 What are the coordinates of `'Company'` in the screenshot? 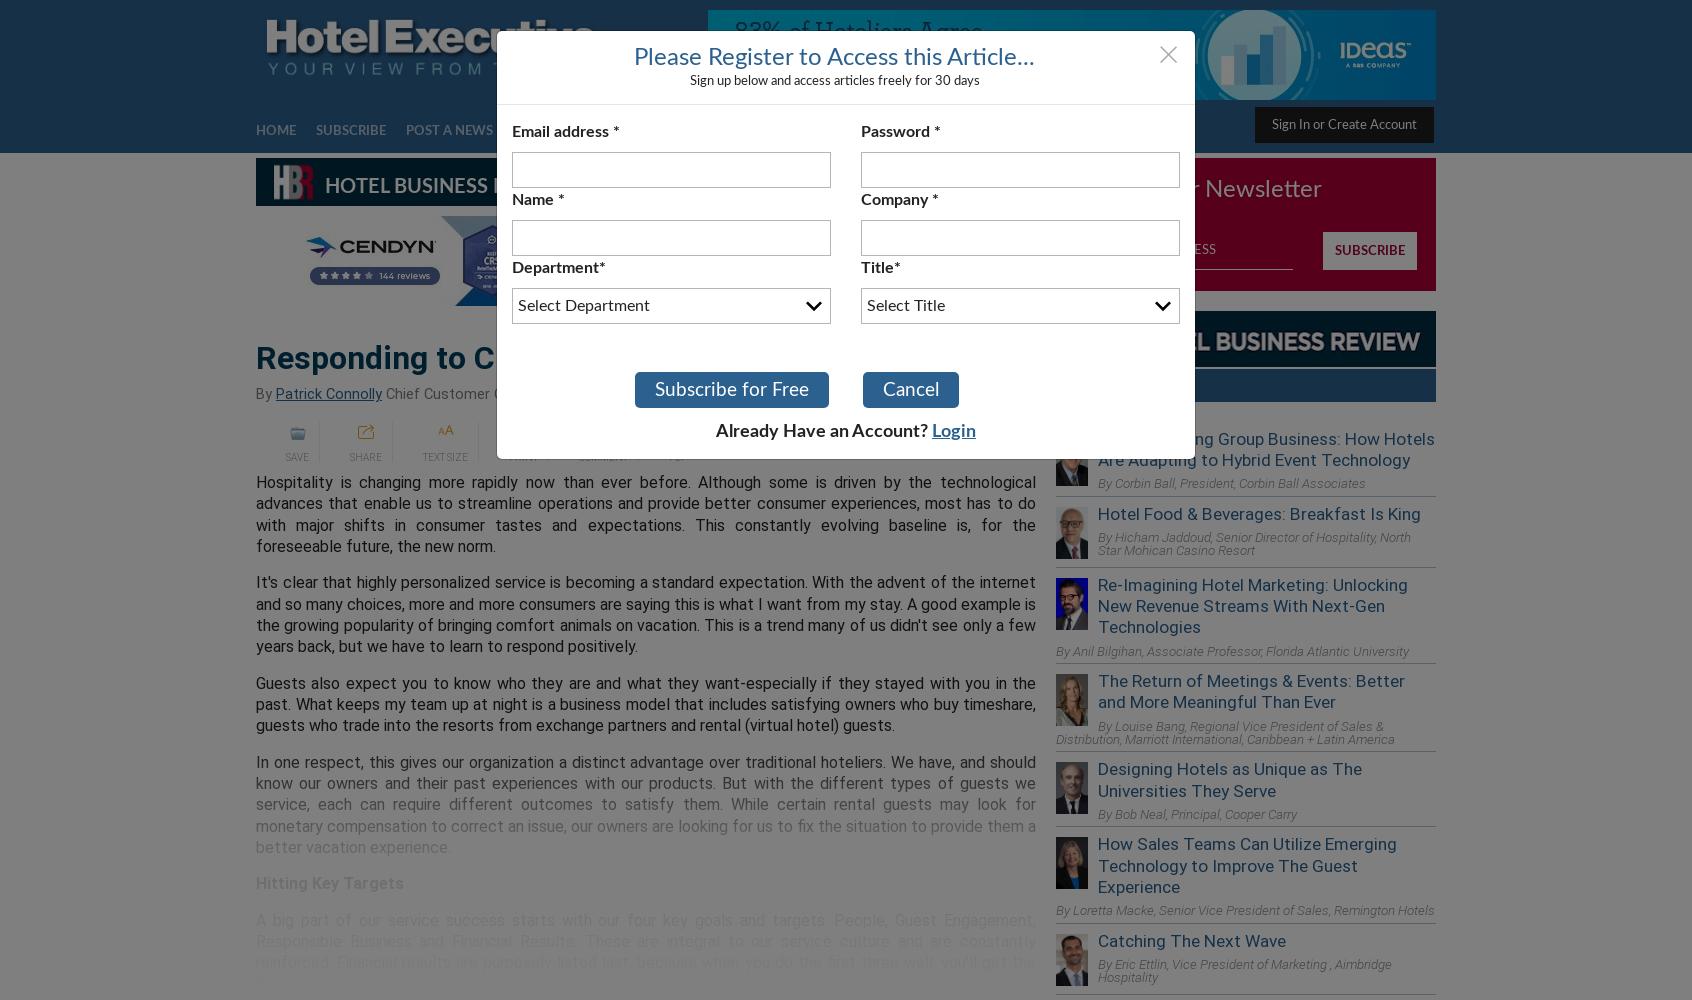 It's located at (895, 198).